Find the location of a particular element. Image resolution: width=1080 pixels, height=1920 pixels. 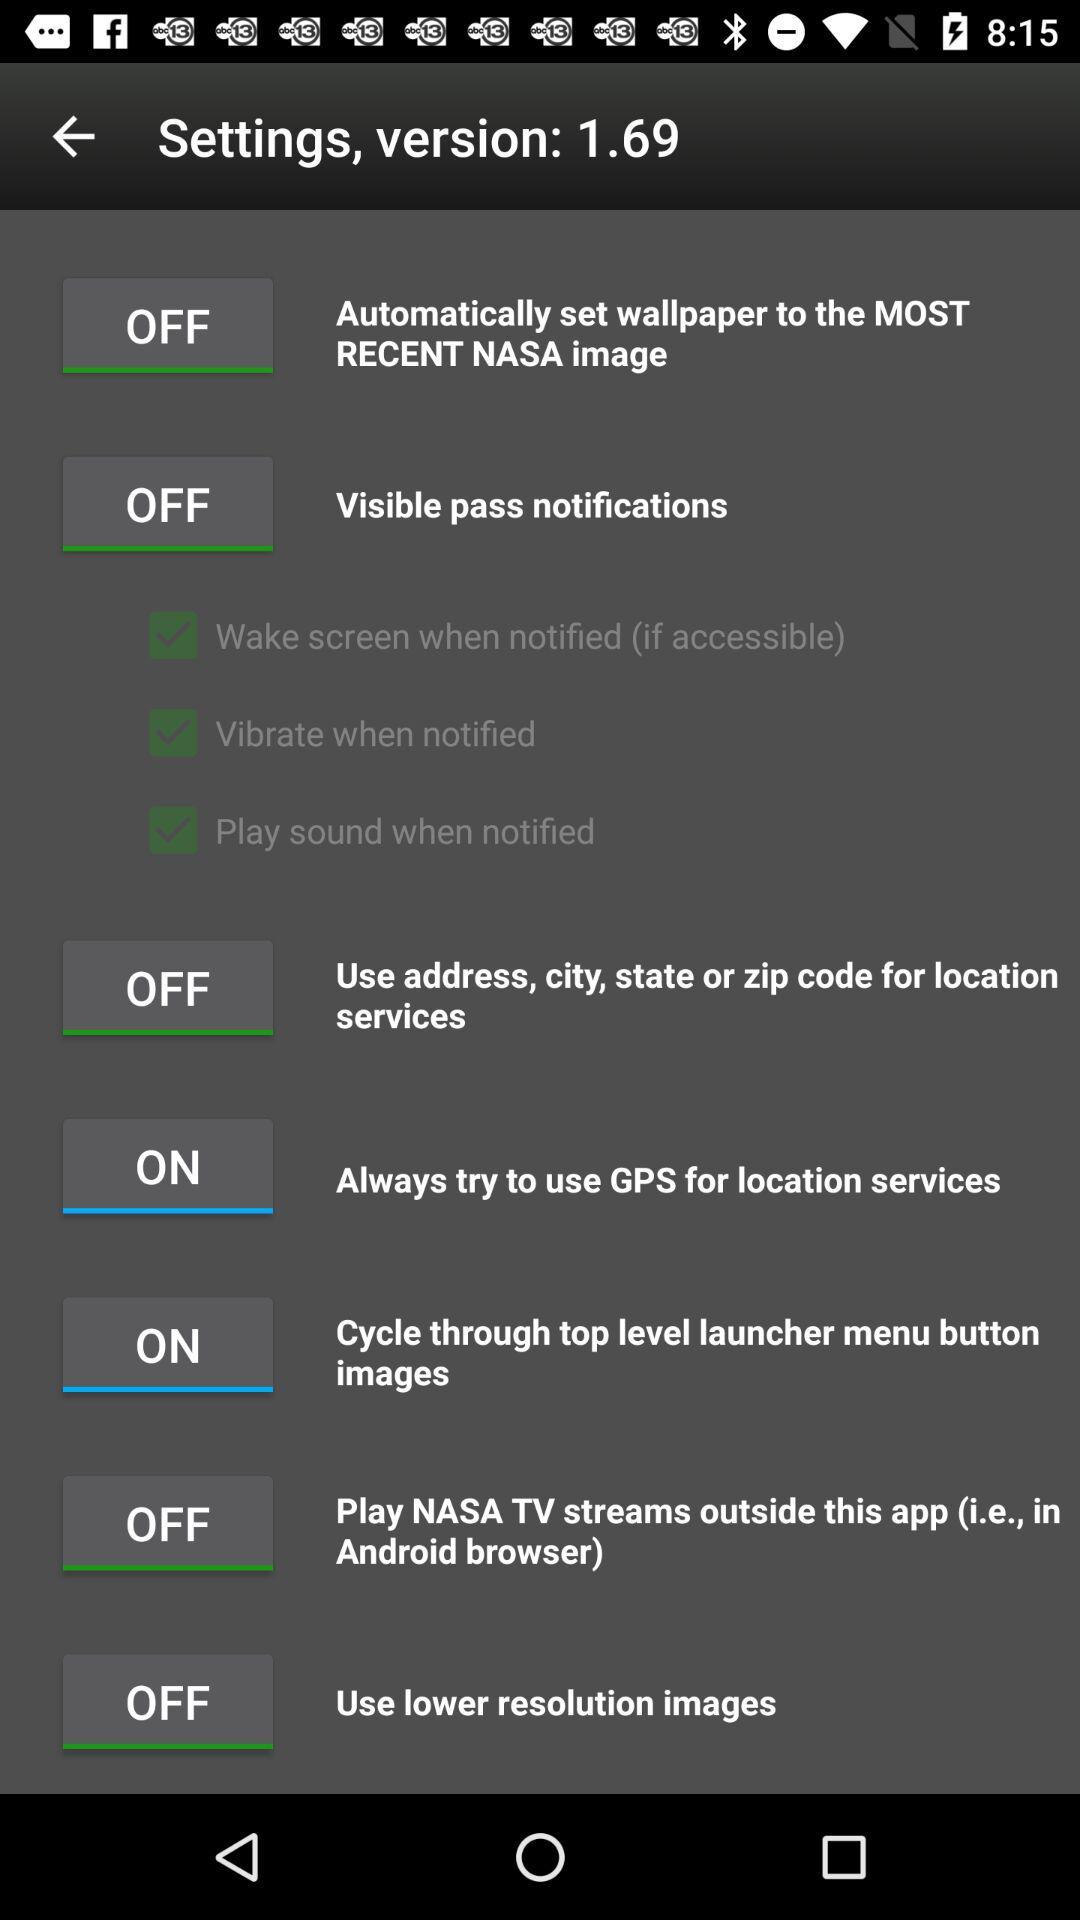

the icon next to settings version 1 is located at coordinates (72, 135).